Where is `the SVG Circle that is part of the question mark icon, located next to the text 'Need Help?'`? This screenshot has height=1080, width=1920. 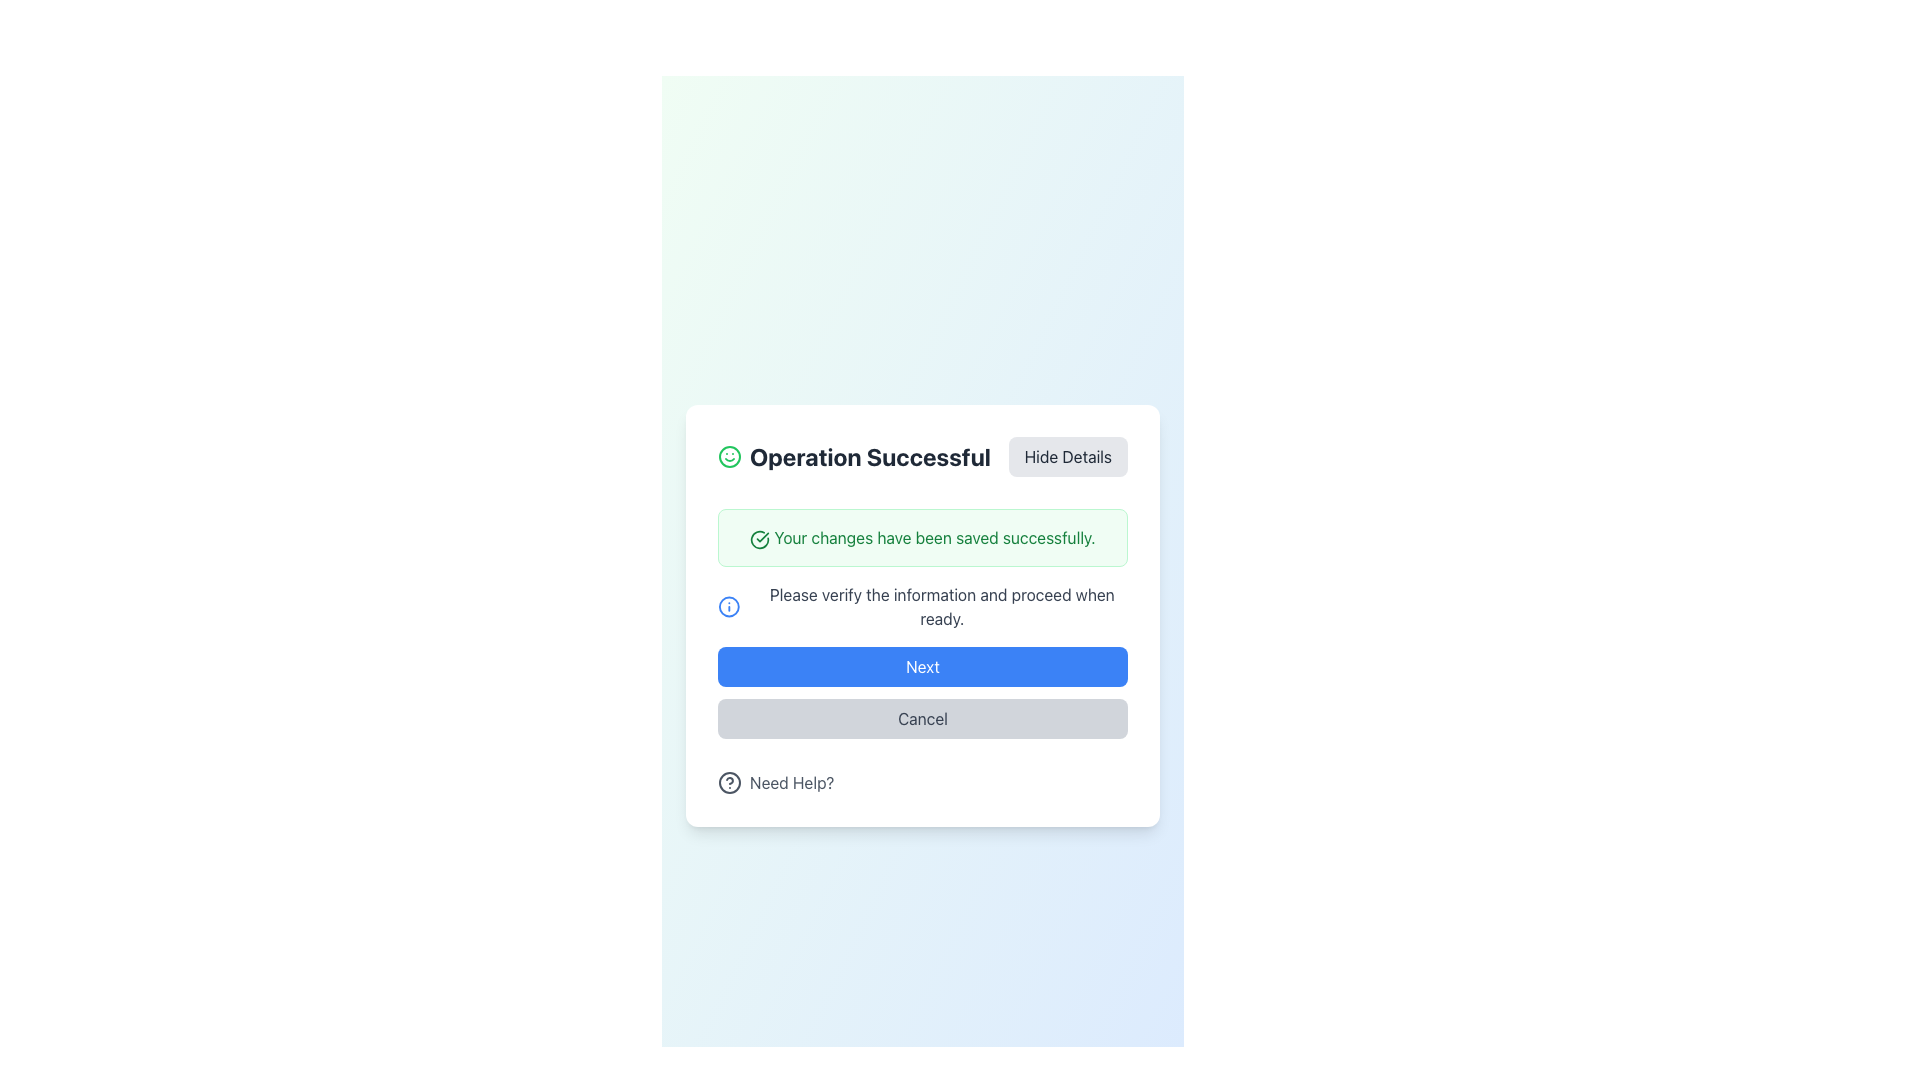 the SVG Circle that is part of the question mark icon, located next to the text 'Need Help?' is located at coordinates (728, 782).